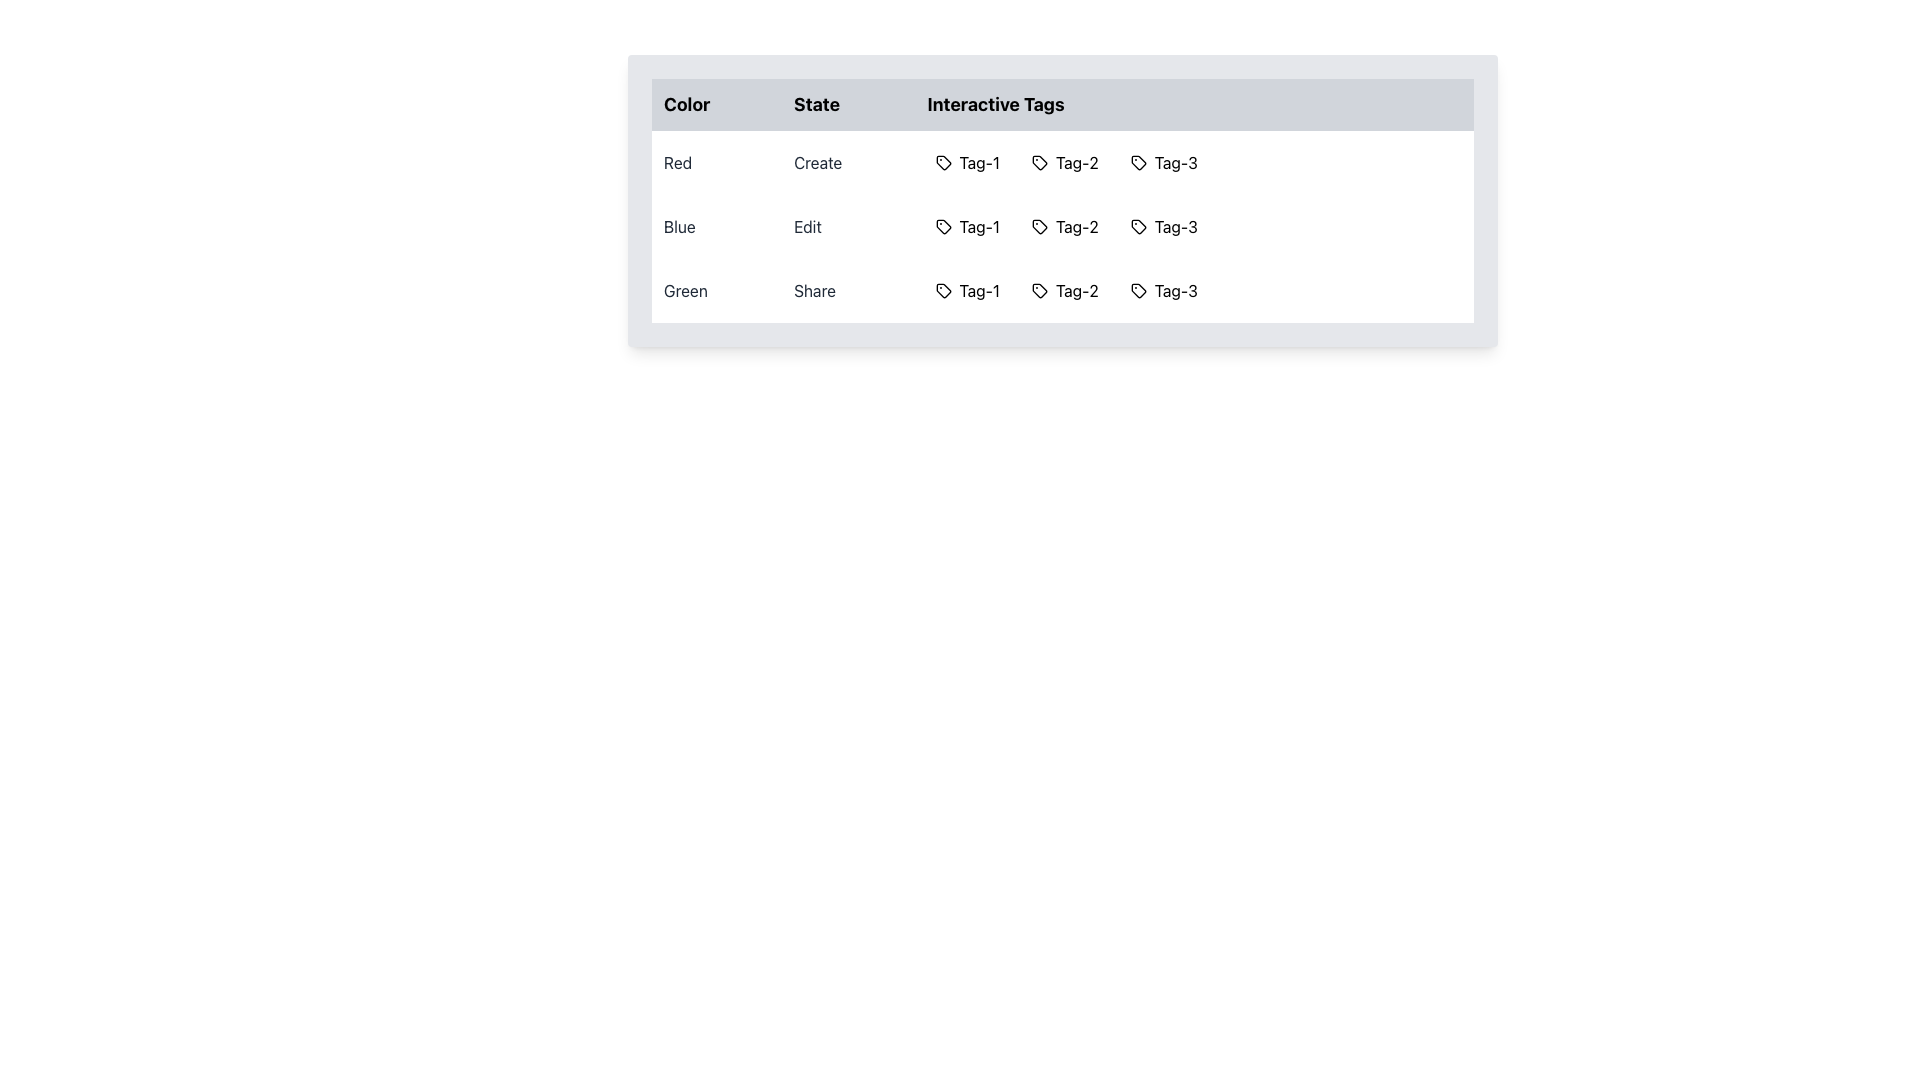 The height and width of the screenshot is (1080, 1920). Describe the element at coordinates (942, 226) in the screenshot. I see `the blue tag-shaped icon with a hollow interior located in the second row of the three-row table under the 'Interactive Tags' column, next to 'Tag-1', which is aligned with the 'Edit' state from the 'State' column` at that location.